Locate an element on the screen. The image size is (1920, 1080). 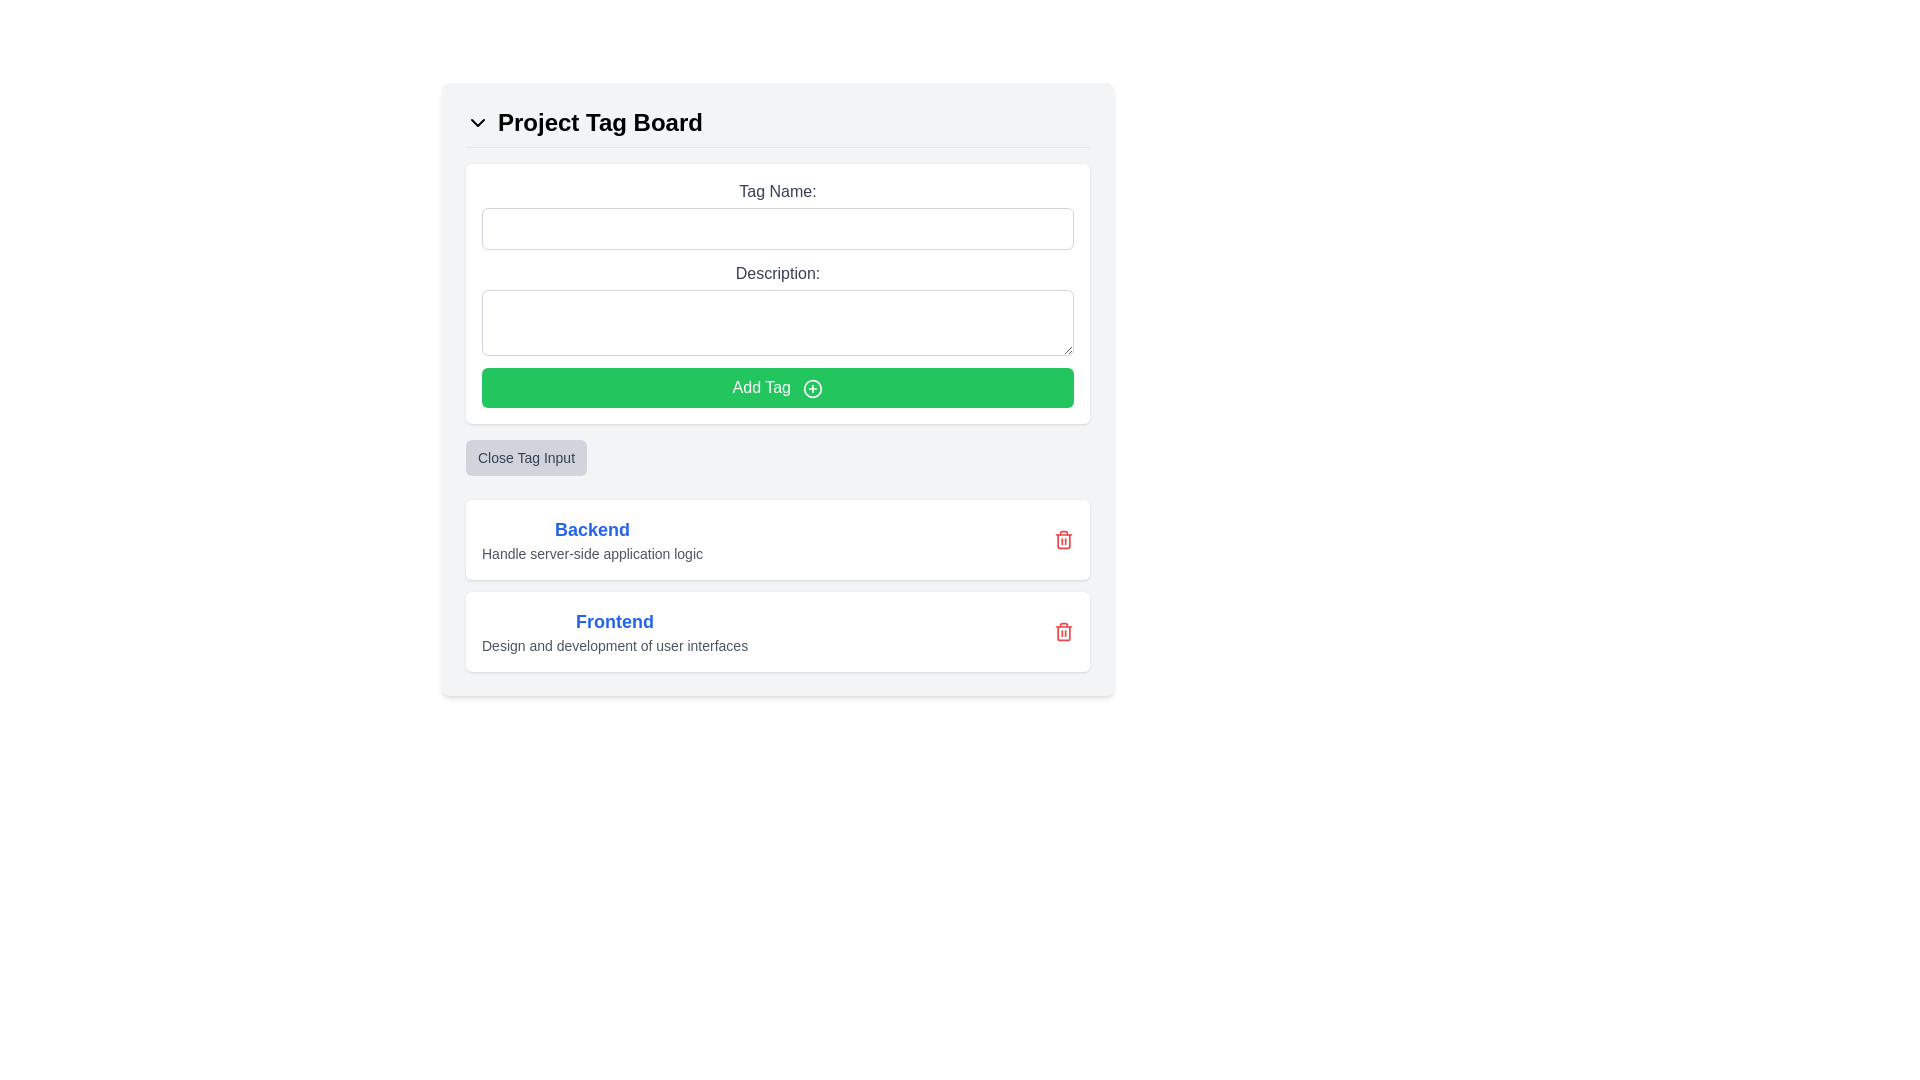
the Text label that serves as a header for backend-related functionalities, located above the descriptive text 'Handle server-side application logic' is located at coordinates (591, 528).